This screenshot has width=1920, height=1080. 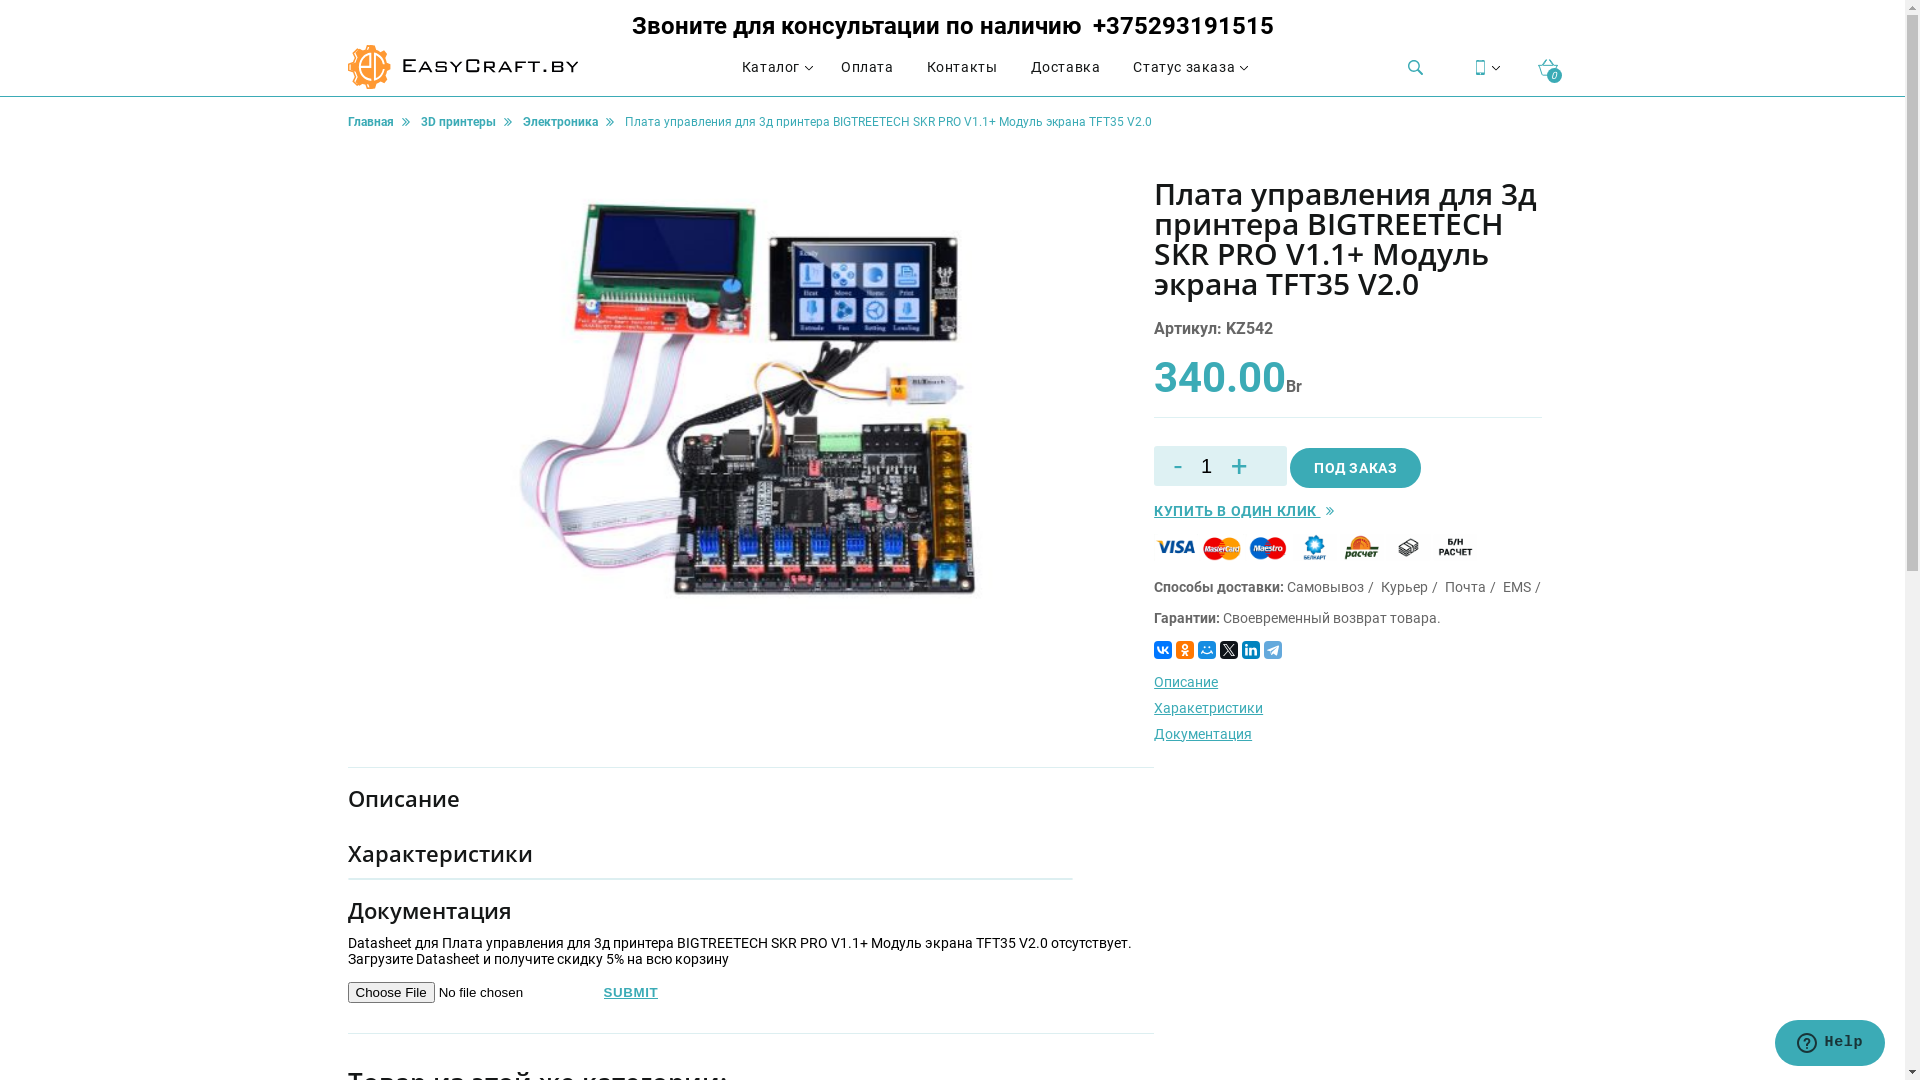 I want to click on 'LinkedIn', so click(x=1250, y=650).